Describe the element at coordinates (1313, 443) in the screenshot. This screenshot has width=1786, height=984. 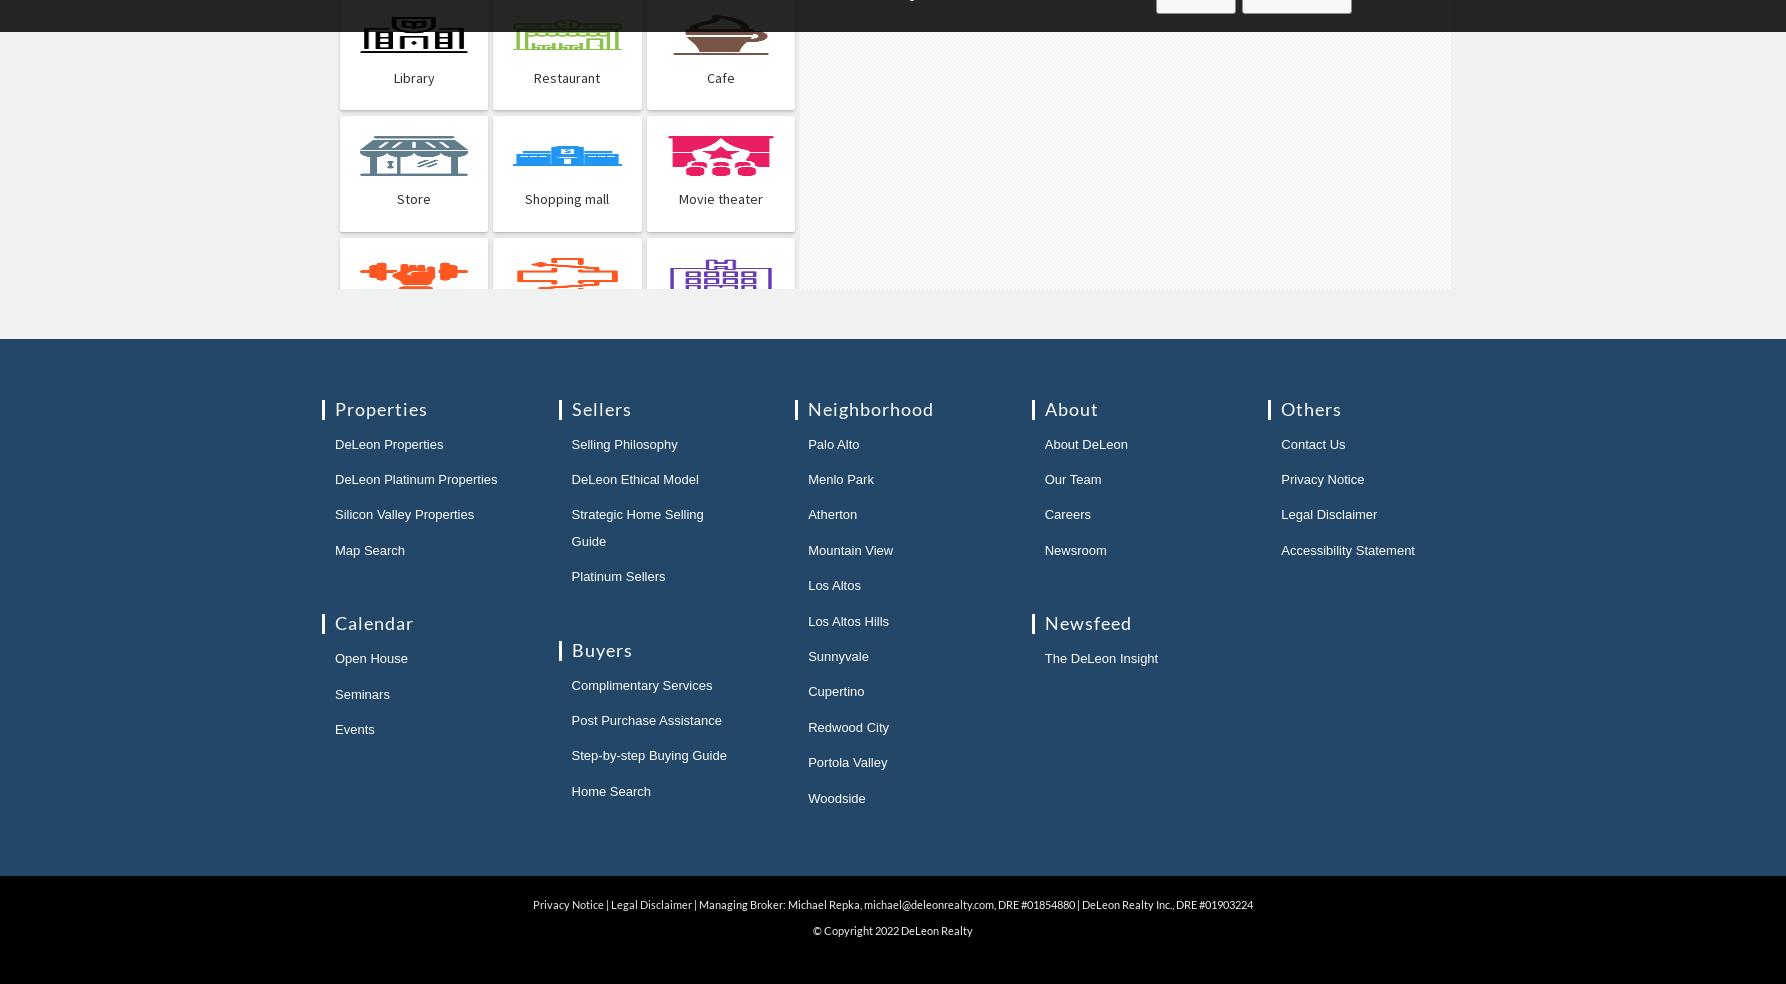
I see `'Contact Us'` at that location.